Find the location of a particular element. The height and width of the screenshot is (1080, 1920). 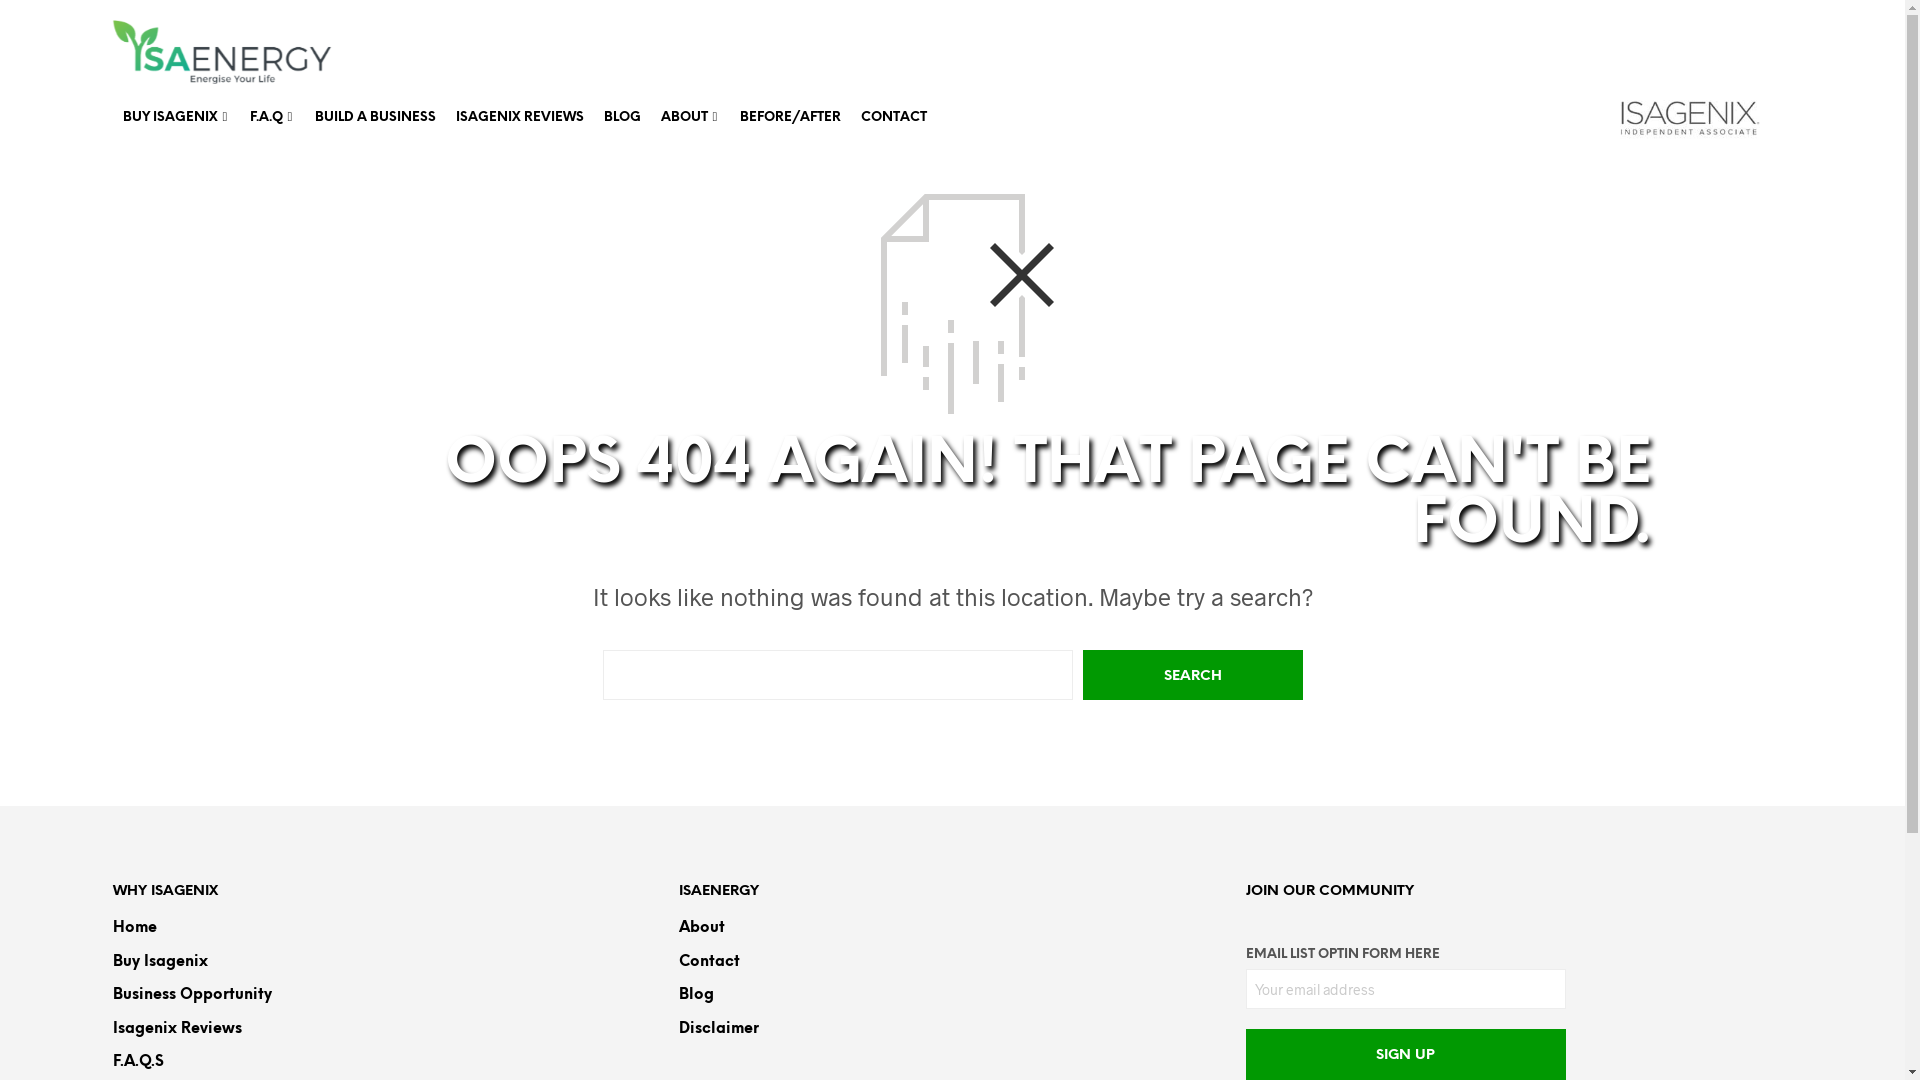

'Search' is located at coordinates (1191, 675).